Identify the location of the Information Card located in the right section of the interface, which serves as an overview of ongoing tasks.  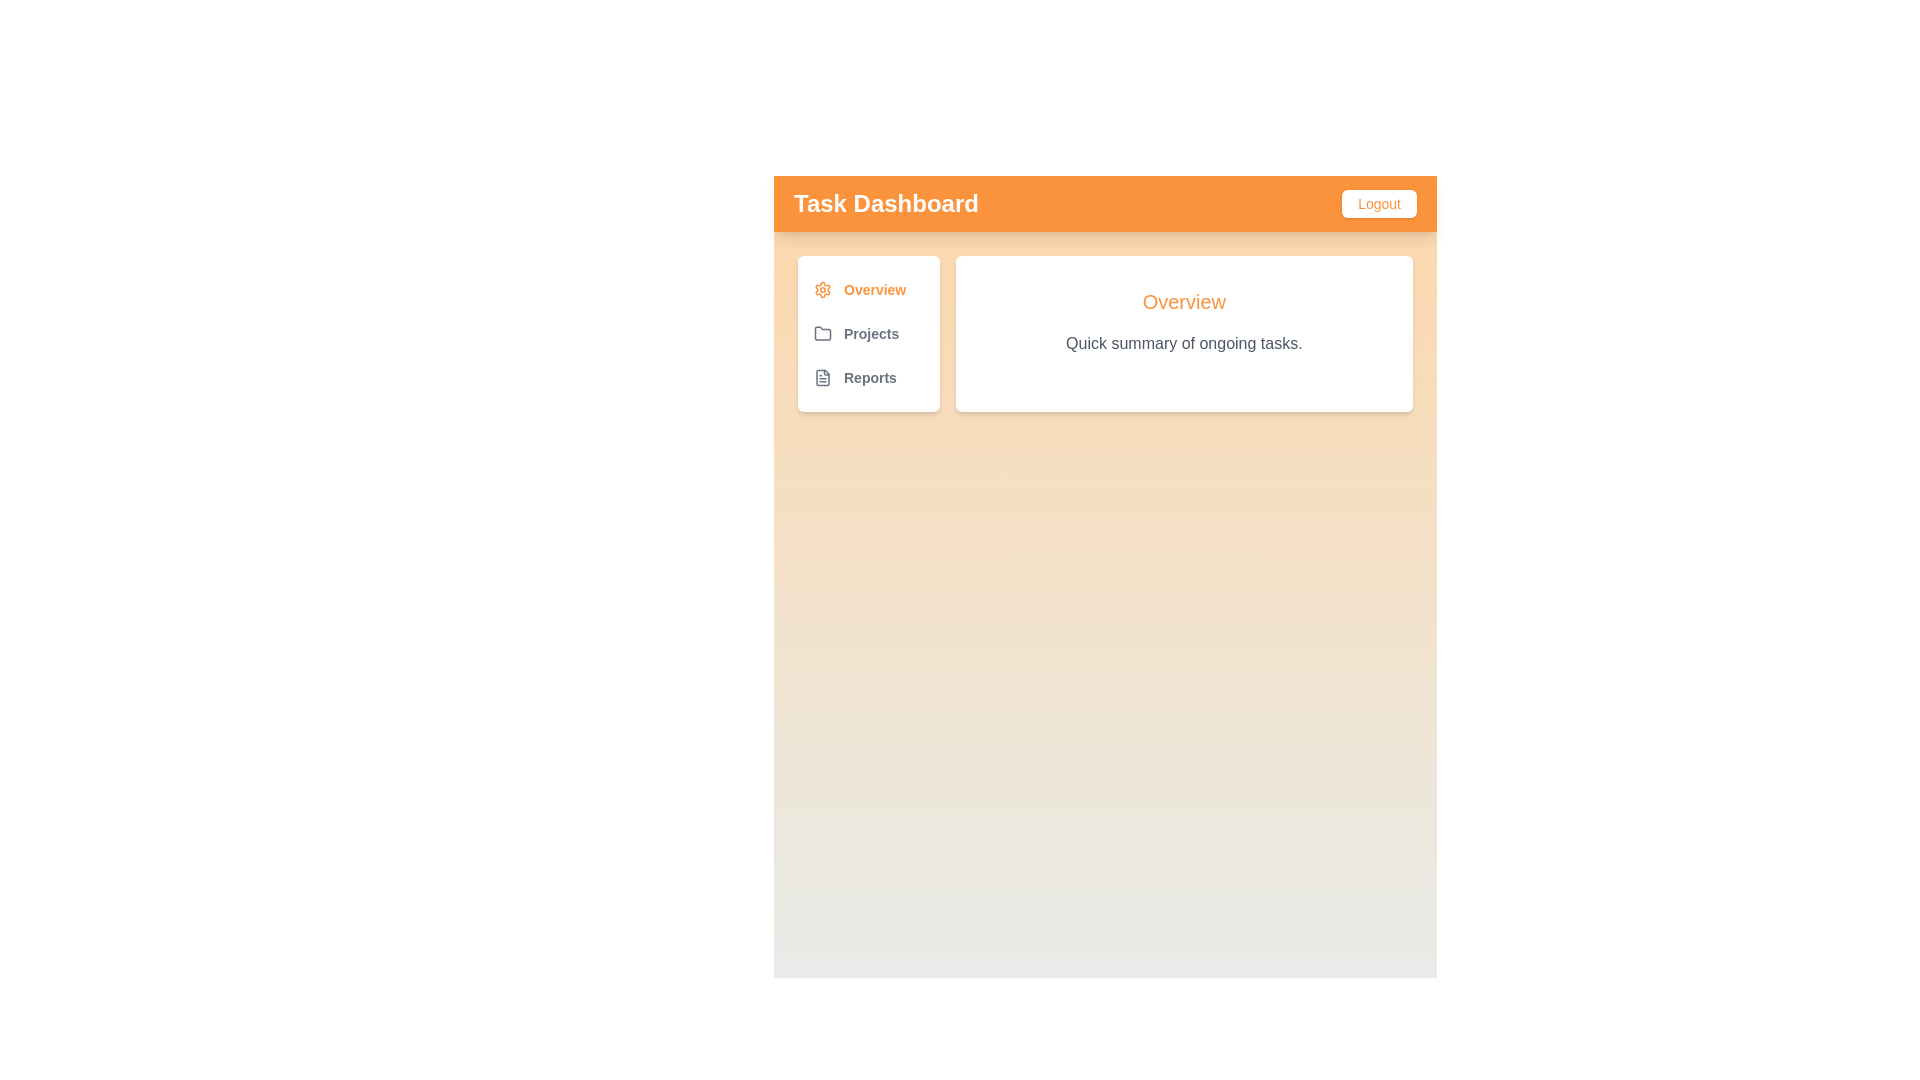
(1184, 333).